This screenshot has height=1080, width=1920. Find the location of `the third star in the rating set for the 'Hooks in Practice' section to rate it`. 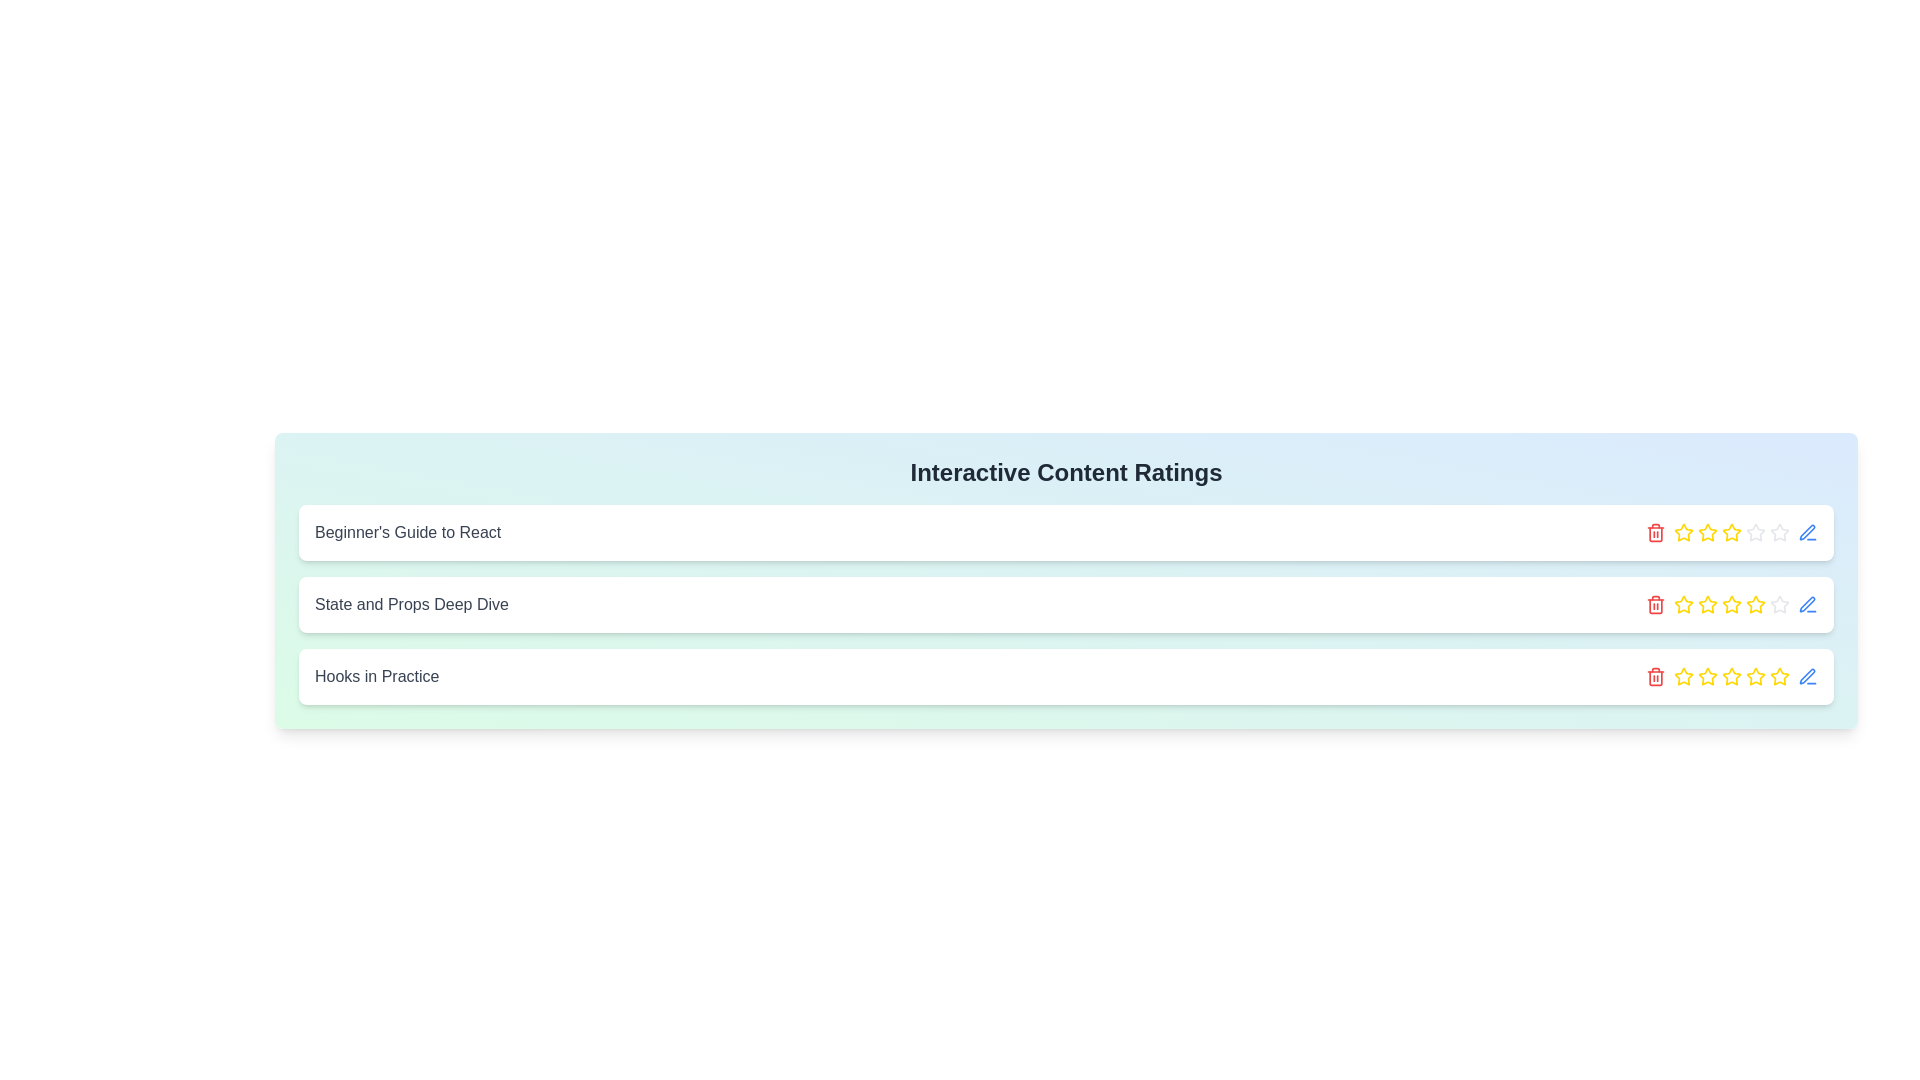

the third star in the rating set for the 'Hooks in Practice' section to rate it is located at coordinates (1731, 675).